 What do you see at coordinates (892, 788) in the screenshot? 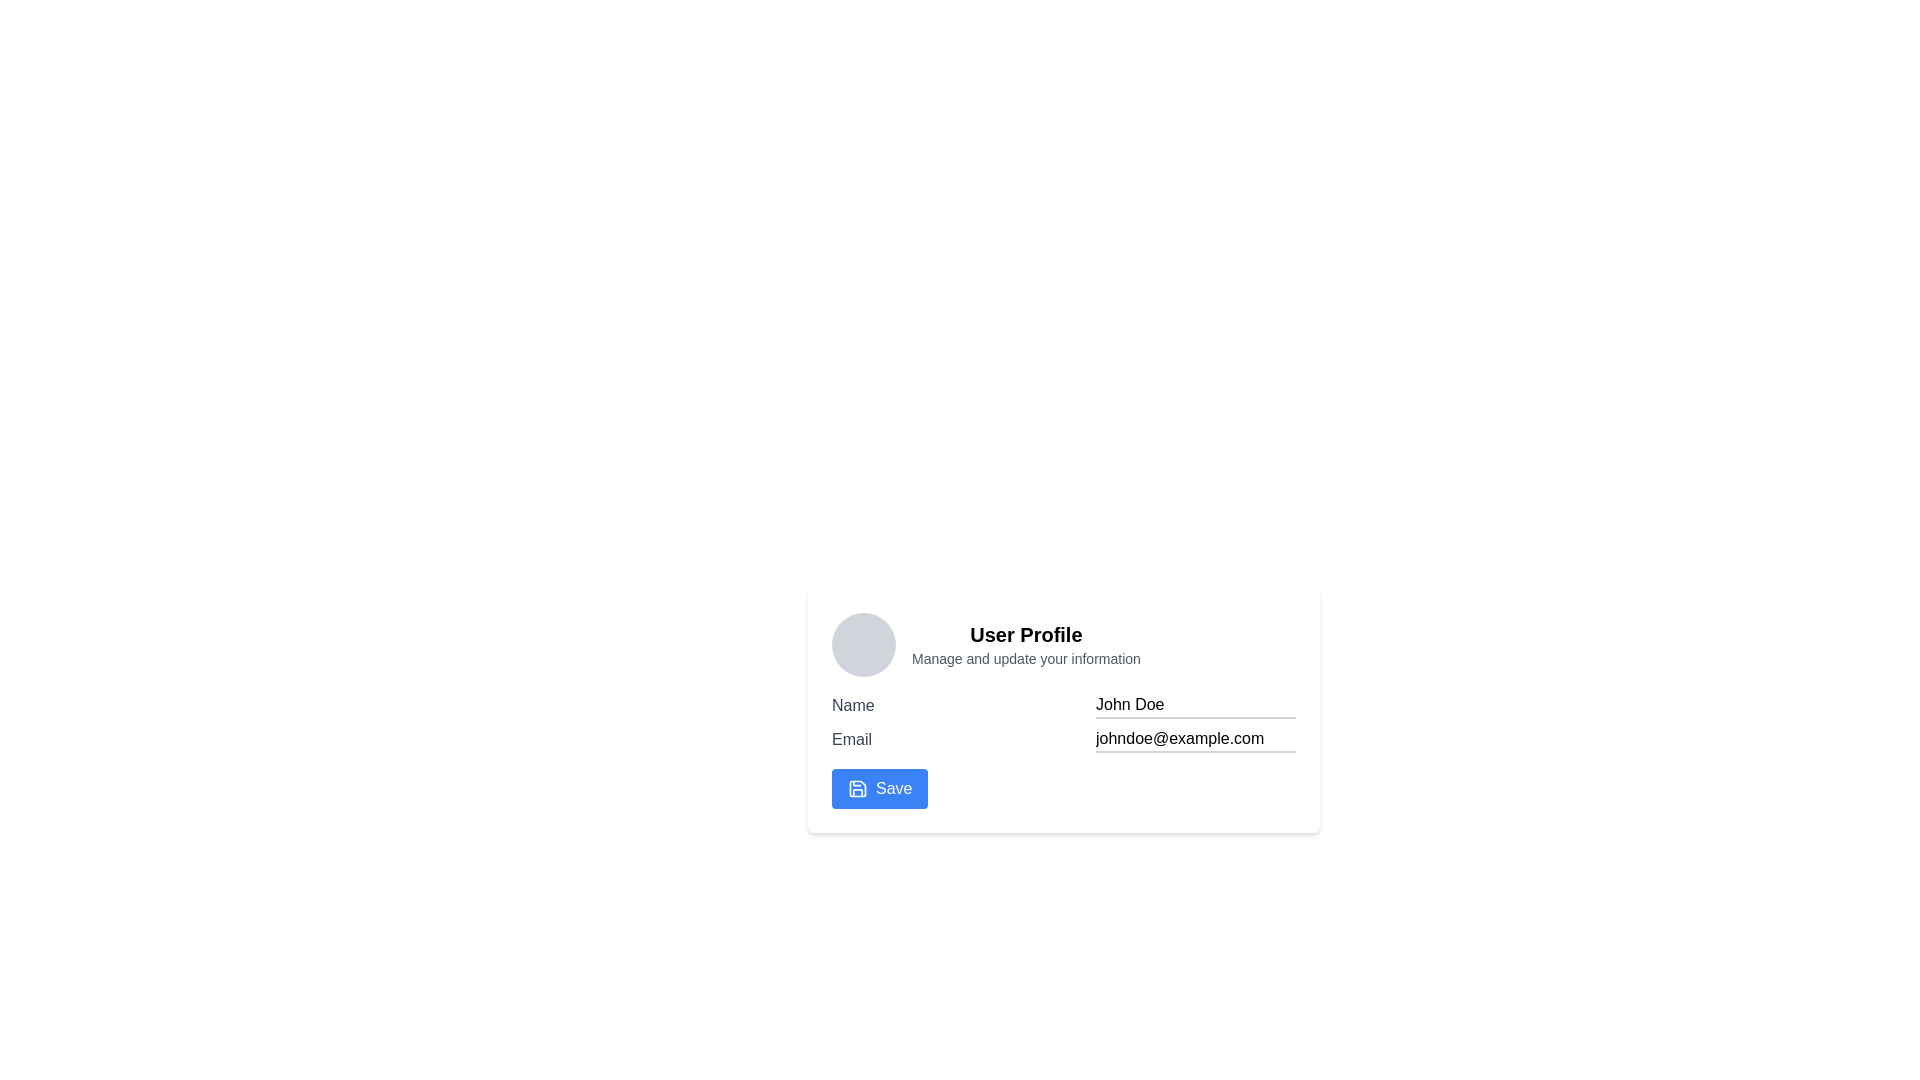
I see `the 'Save' text label located within a blue button at the bottom left of the user profile card layout` at bounding box center [892, 788].